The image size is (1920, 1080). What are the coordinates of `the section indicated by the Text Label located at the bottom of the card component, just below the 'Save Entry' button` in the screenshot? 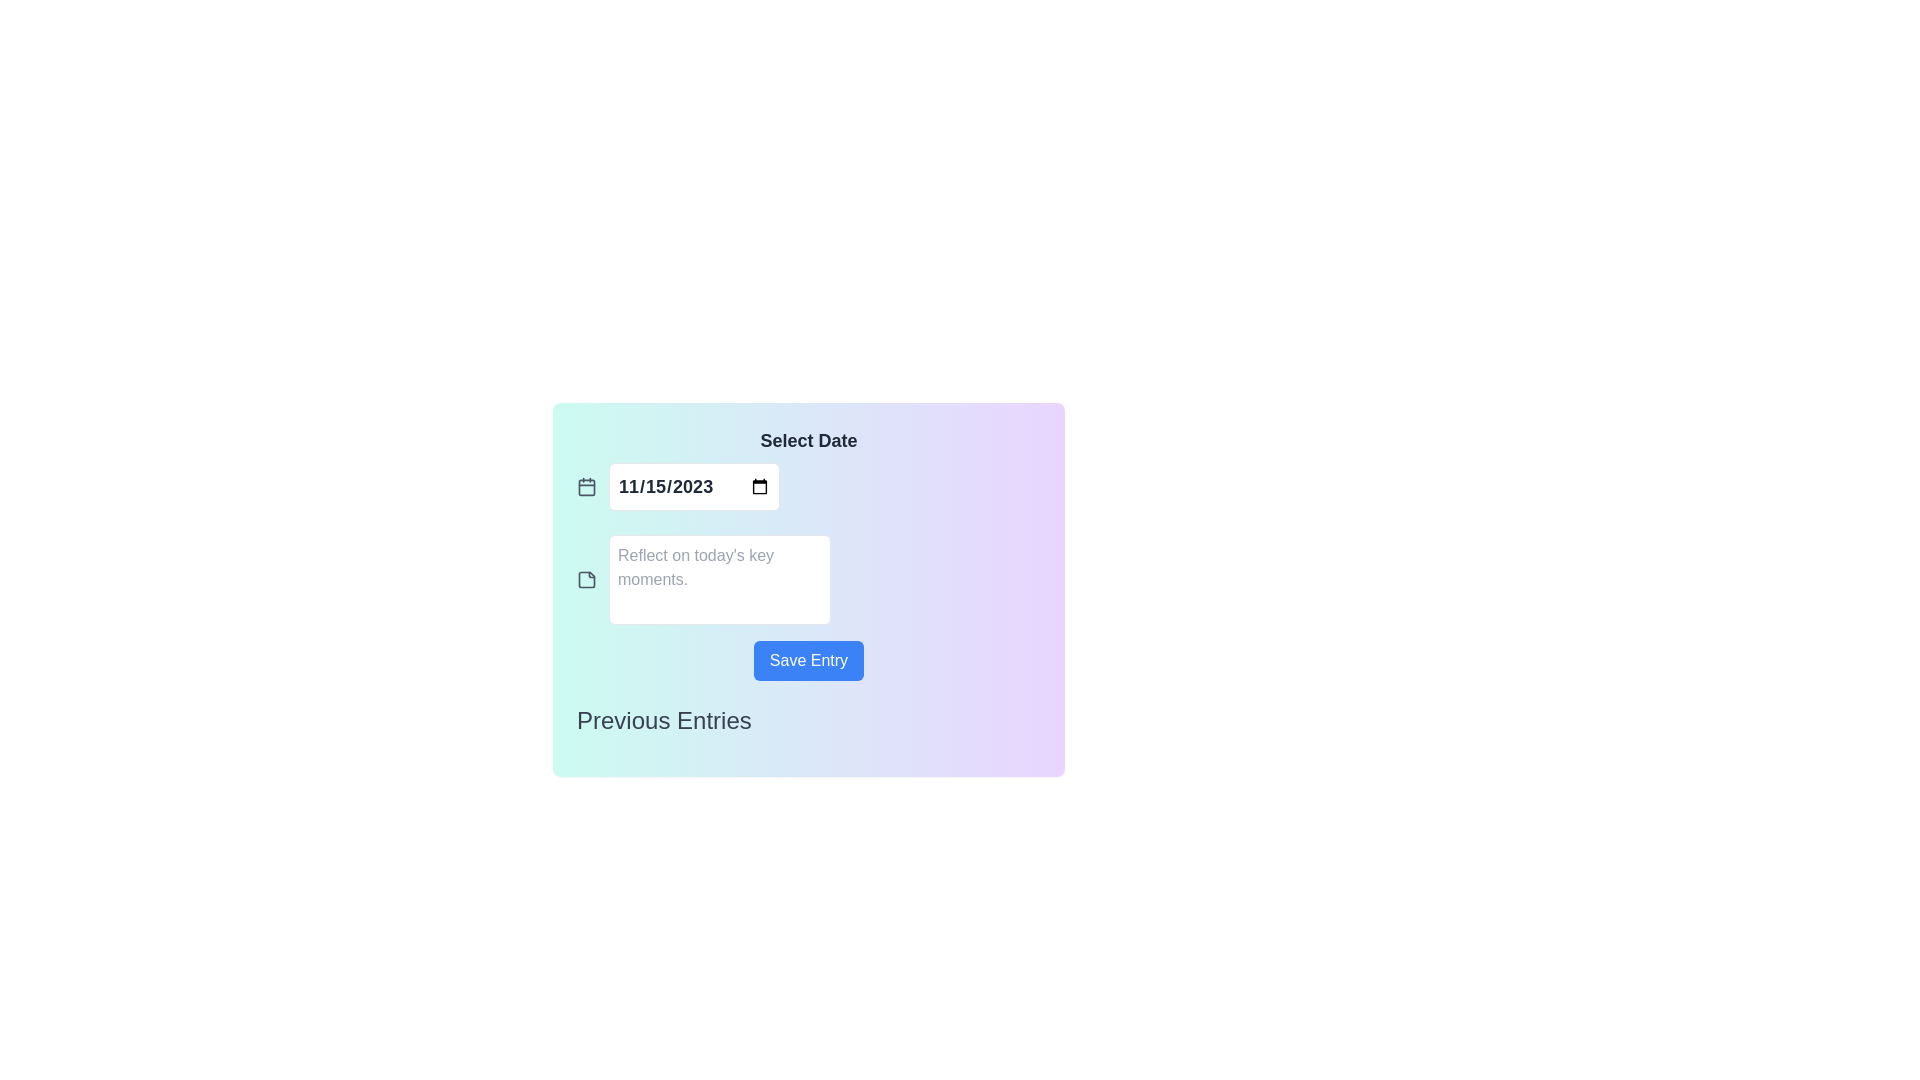 It's located at (809, 721).